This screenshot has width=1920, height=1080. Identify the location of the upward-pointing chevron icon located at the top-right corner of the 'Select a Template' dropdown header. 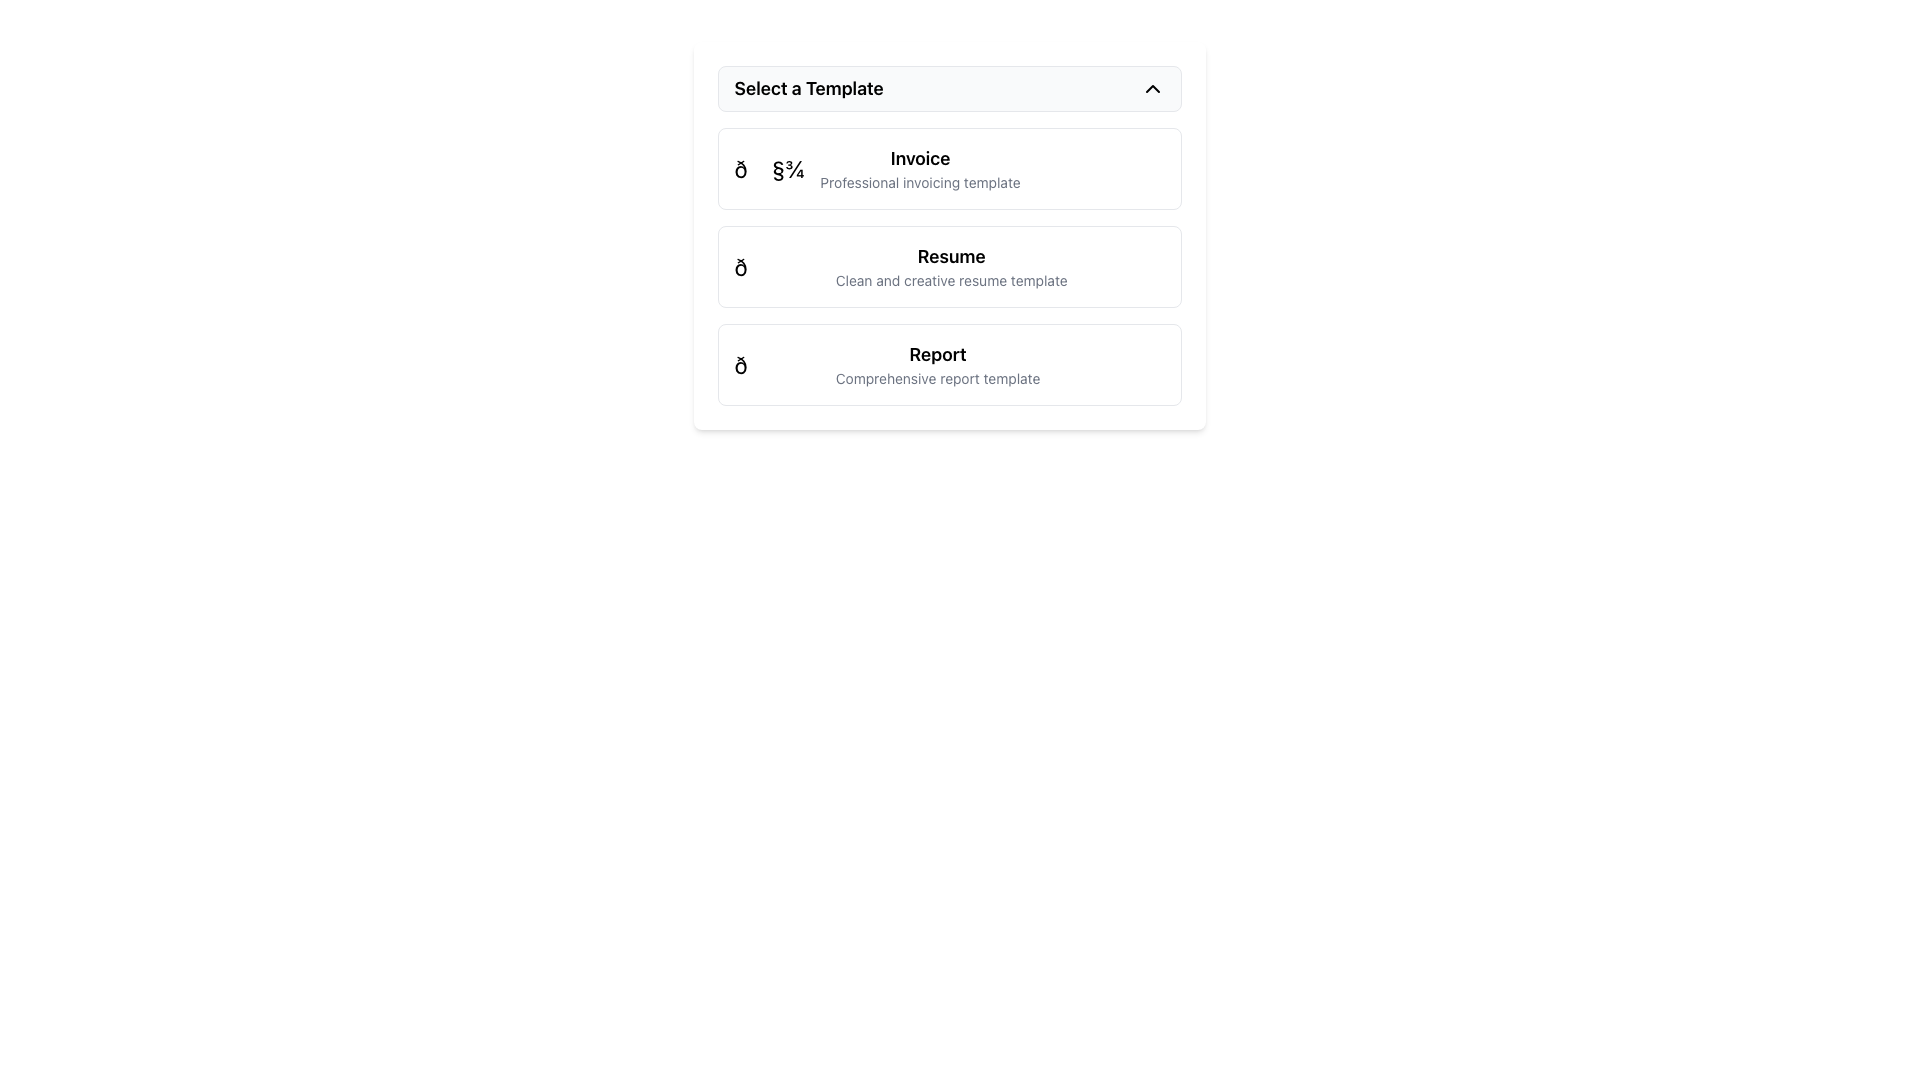
(1152, 87).